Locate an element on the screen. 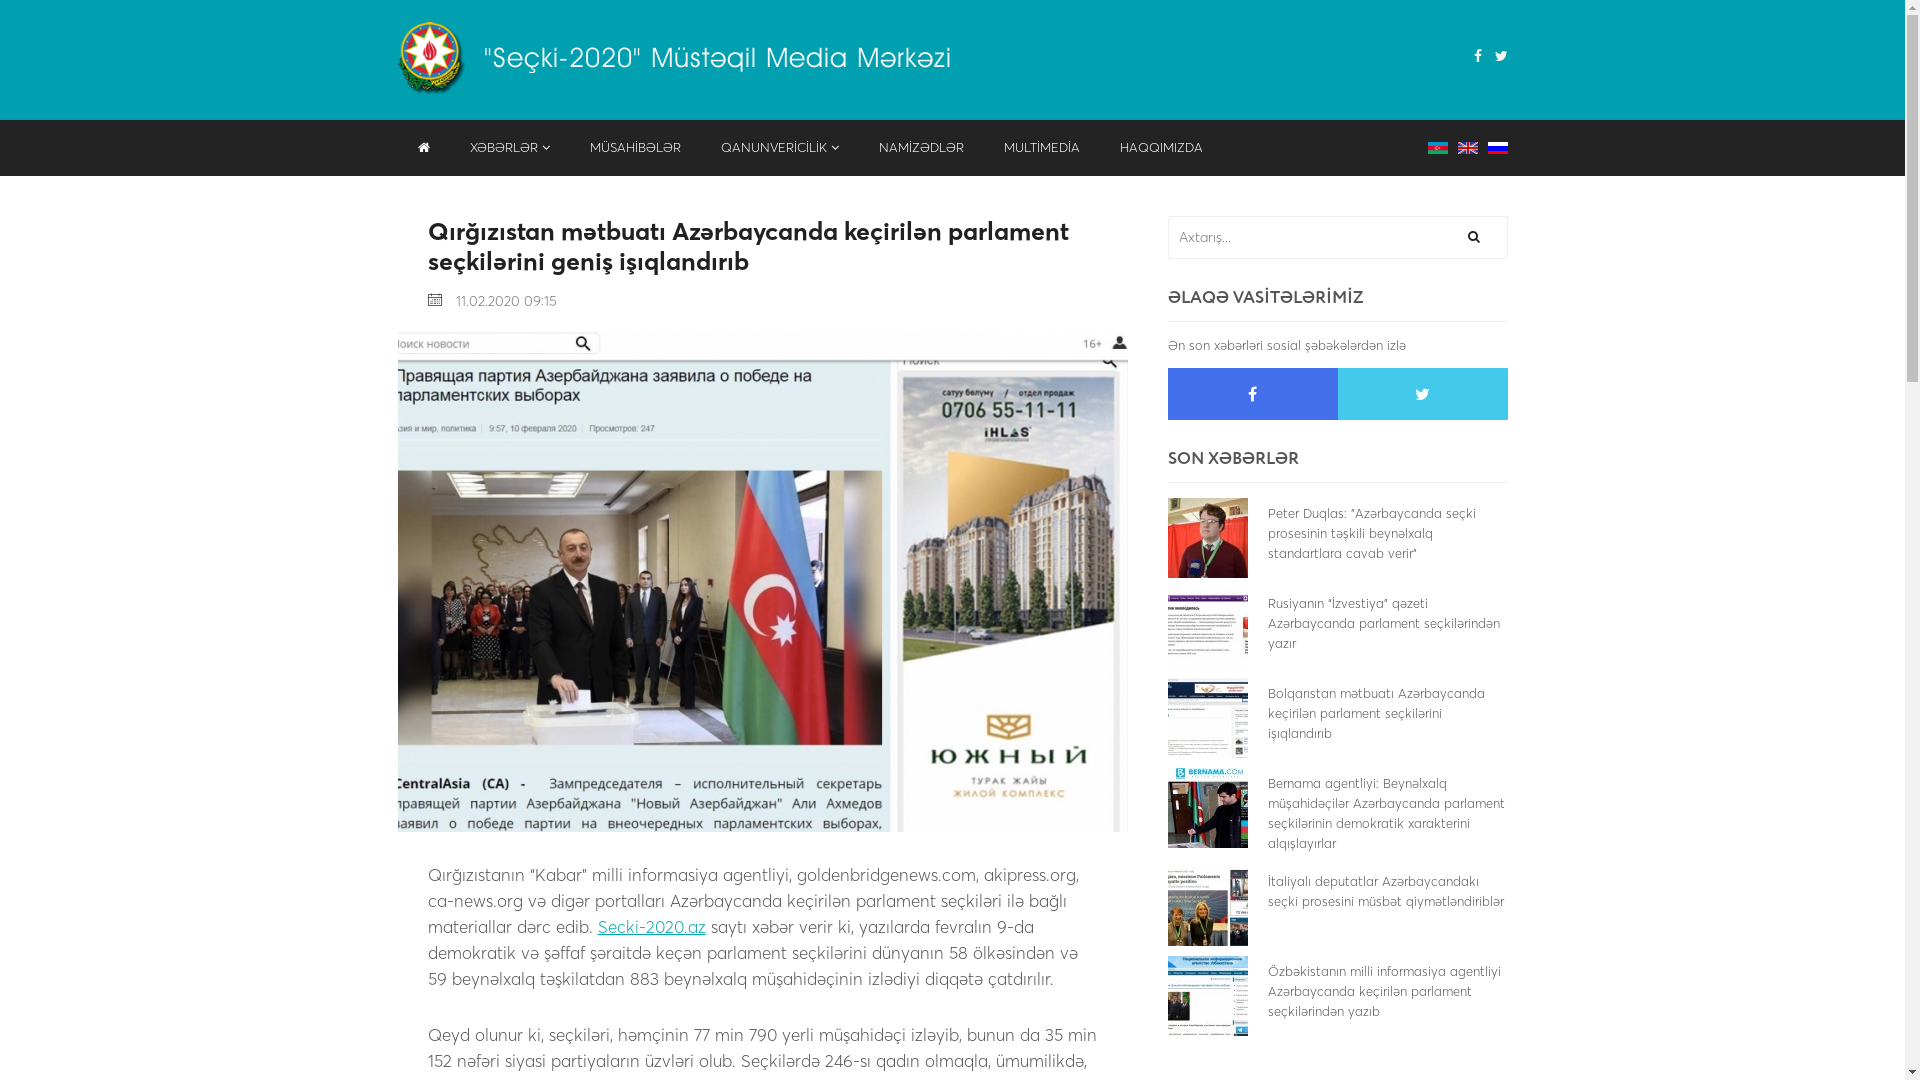 The image size is (1920, 1080). 'Secki-2020.az' is located at coordinates (652, 926).